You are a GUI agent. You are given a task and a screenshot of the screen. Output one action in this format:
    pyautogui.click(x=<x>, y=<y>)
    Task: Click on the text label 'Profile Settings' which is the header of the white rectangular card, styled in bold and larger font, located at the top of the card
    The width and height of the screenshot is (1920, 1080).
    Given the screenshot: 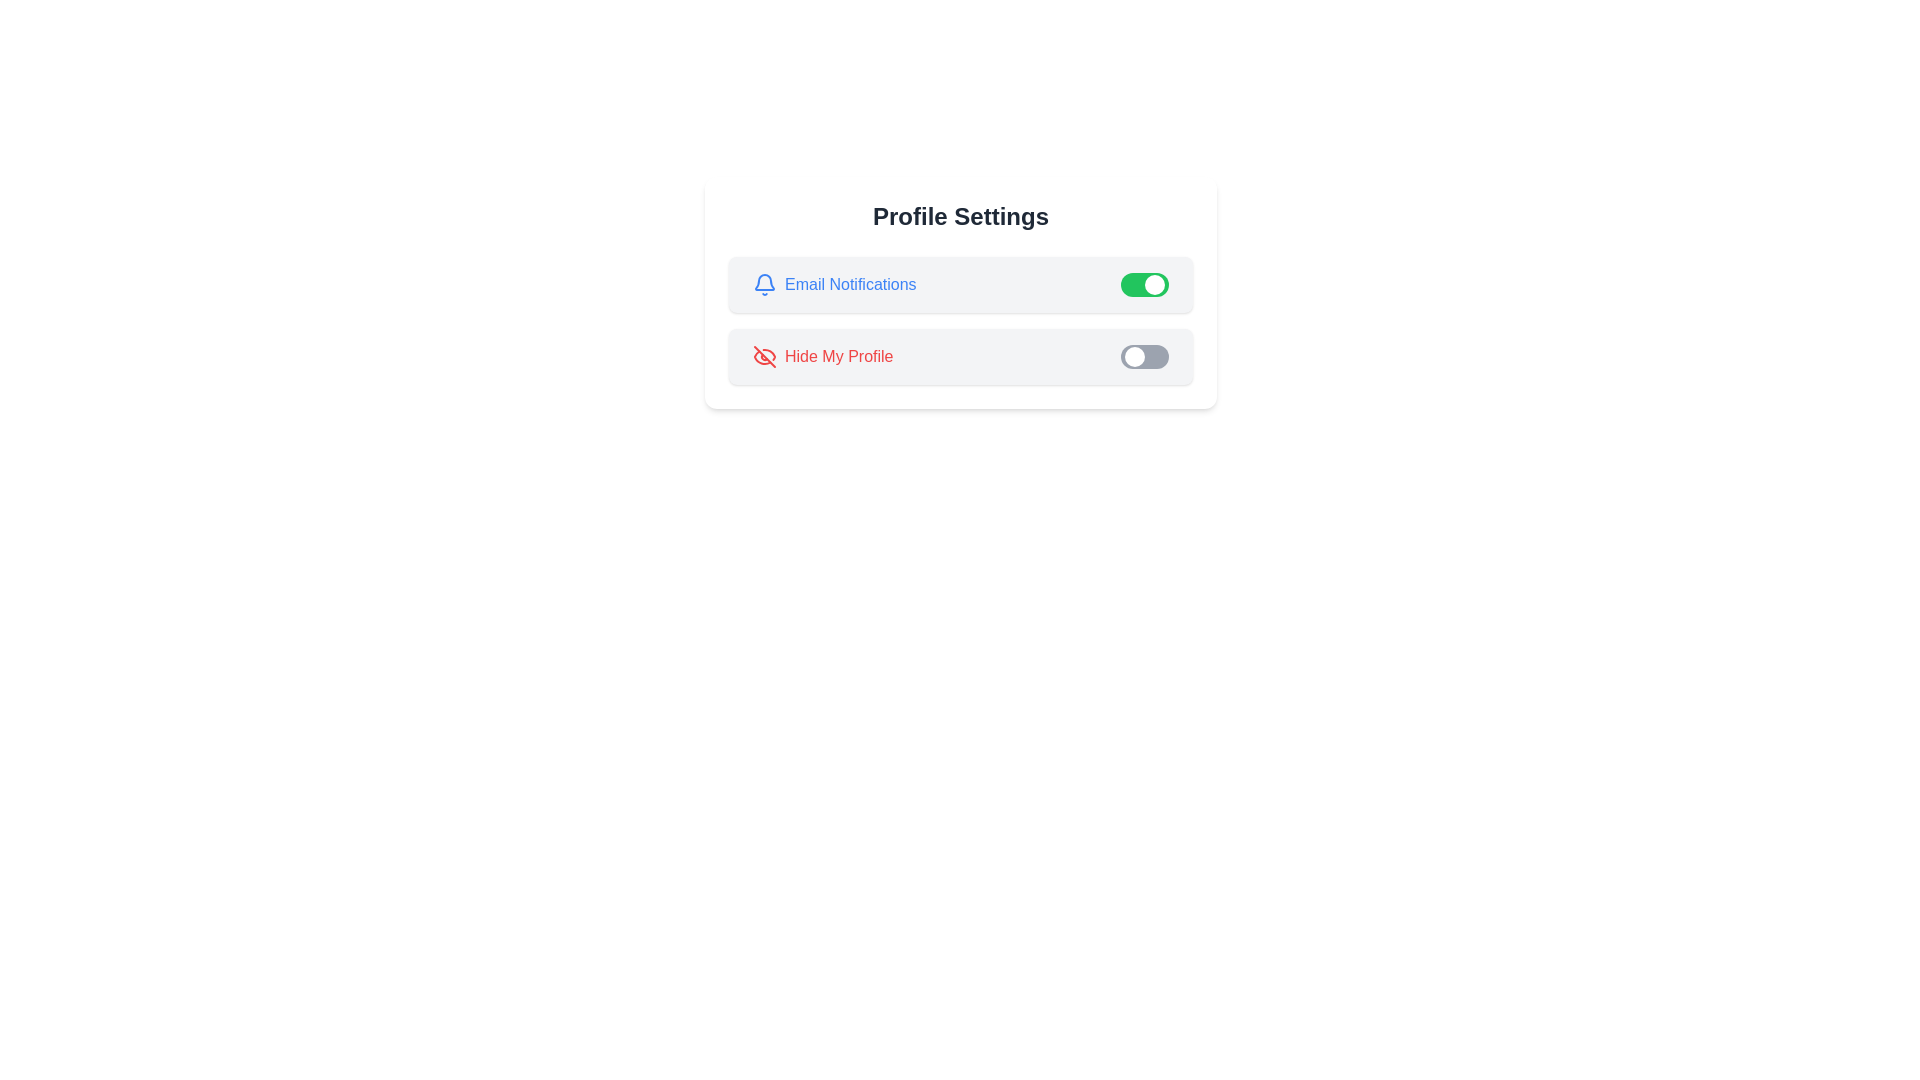 What is the action you would take?
    pyautogui.click(x=960, y=216)
    